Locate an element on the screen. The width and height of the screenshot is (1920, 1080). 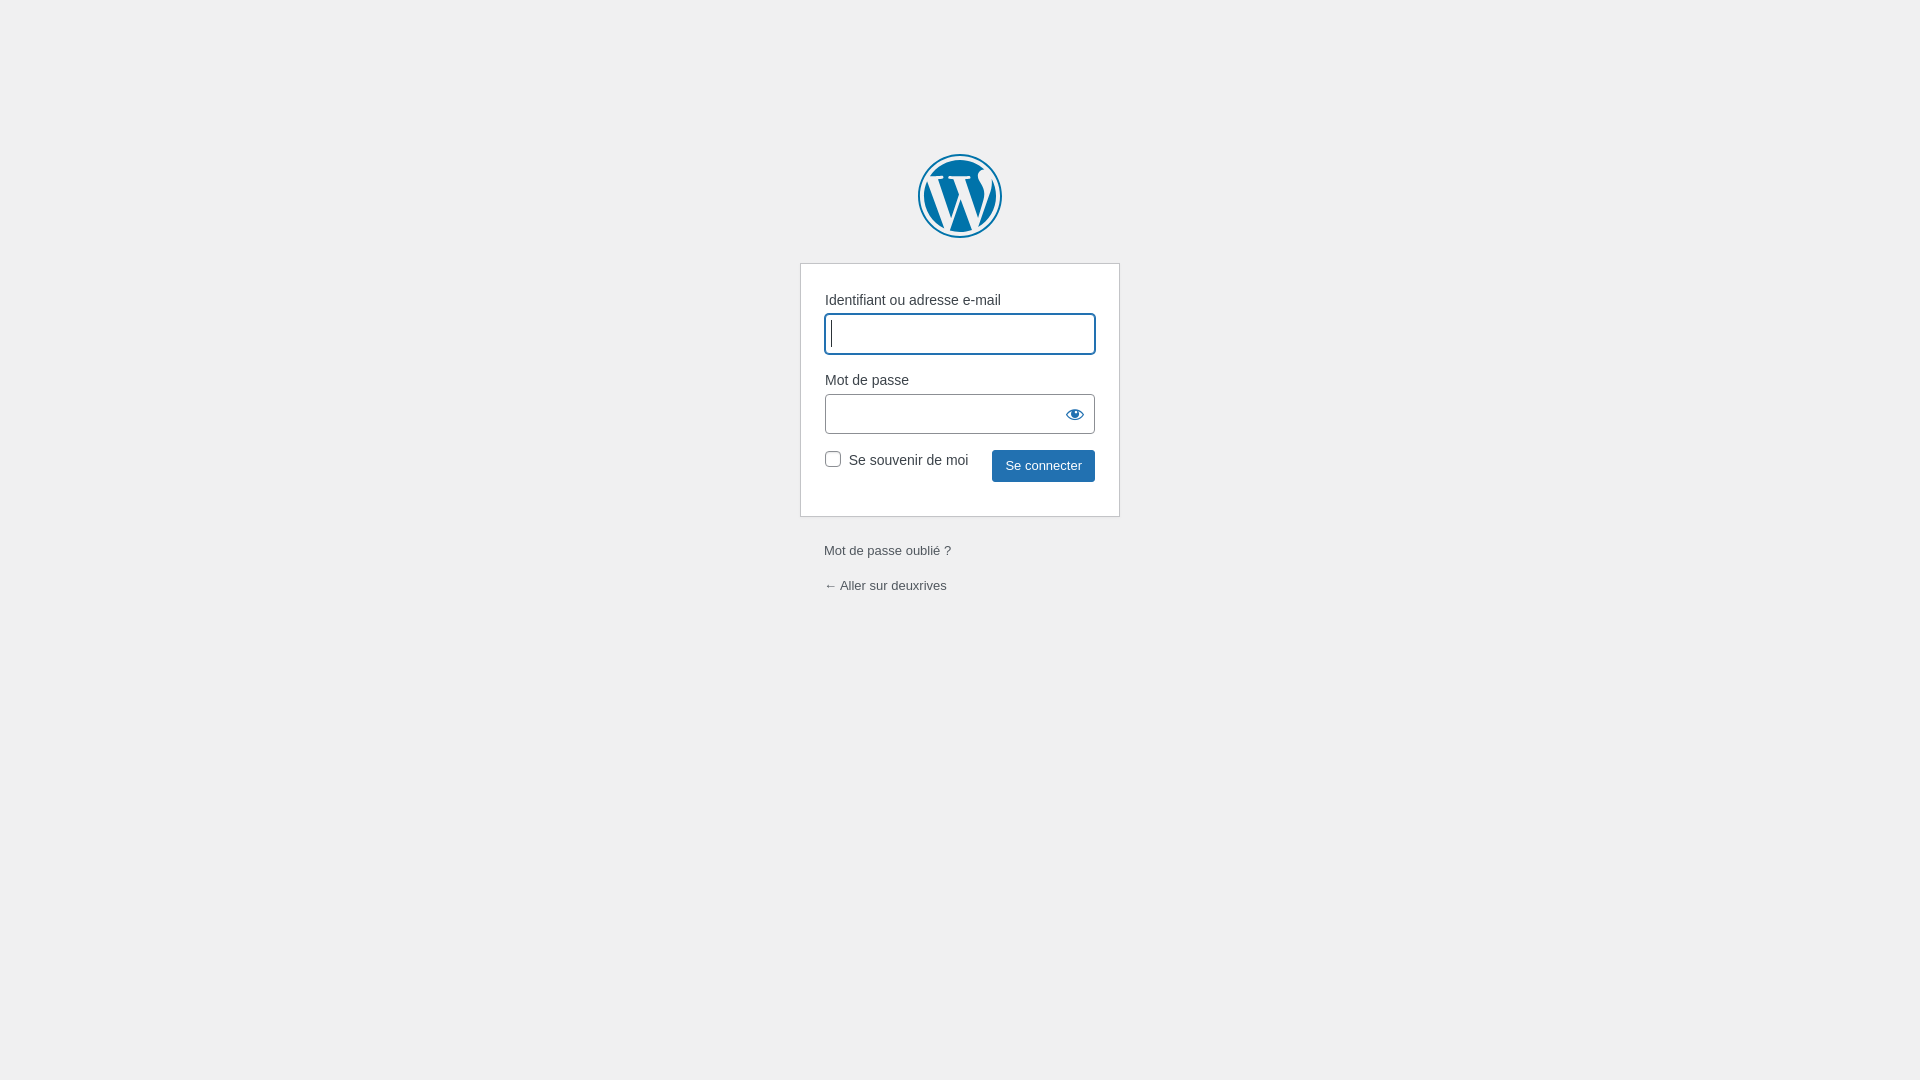
'Se connecter' is located at coordinates (1042, 466).